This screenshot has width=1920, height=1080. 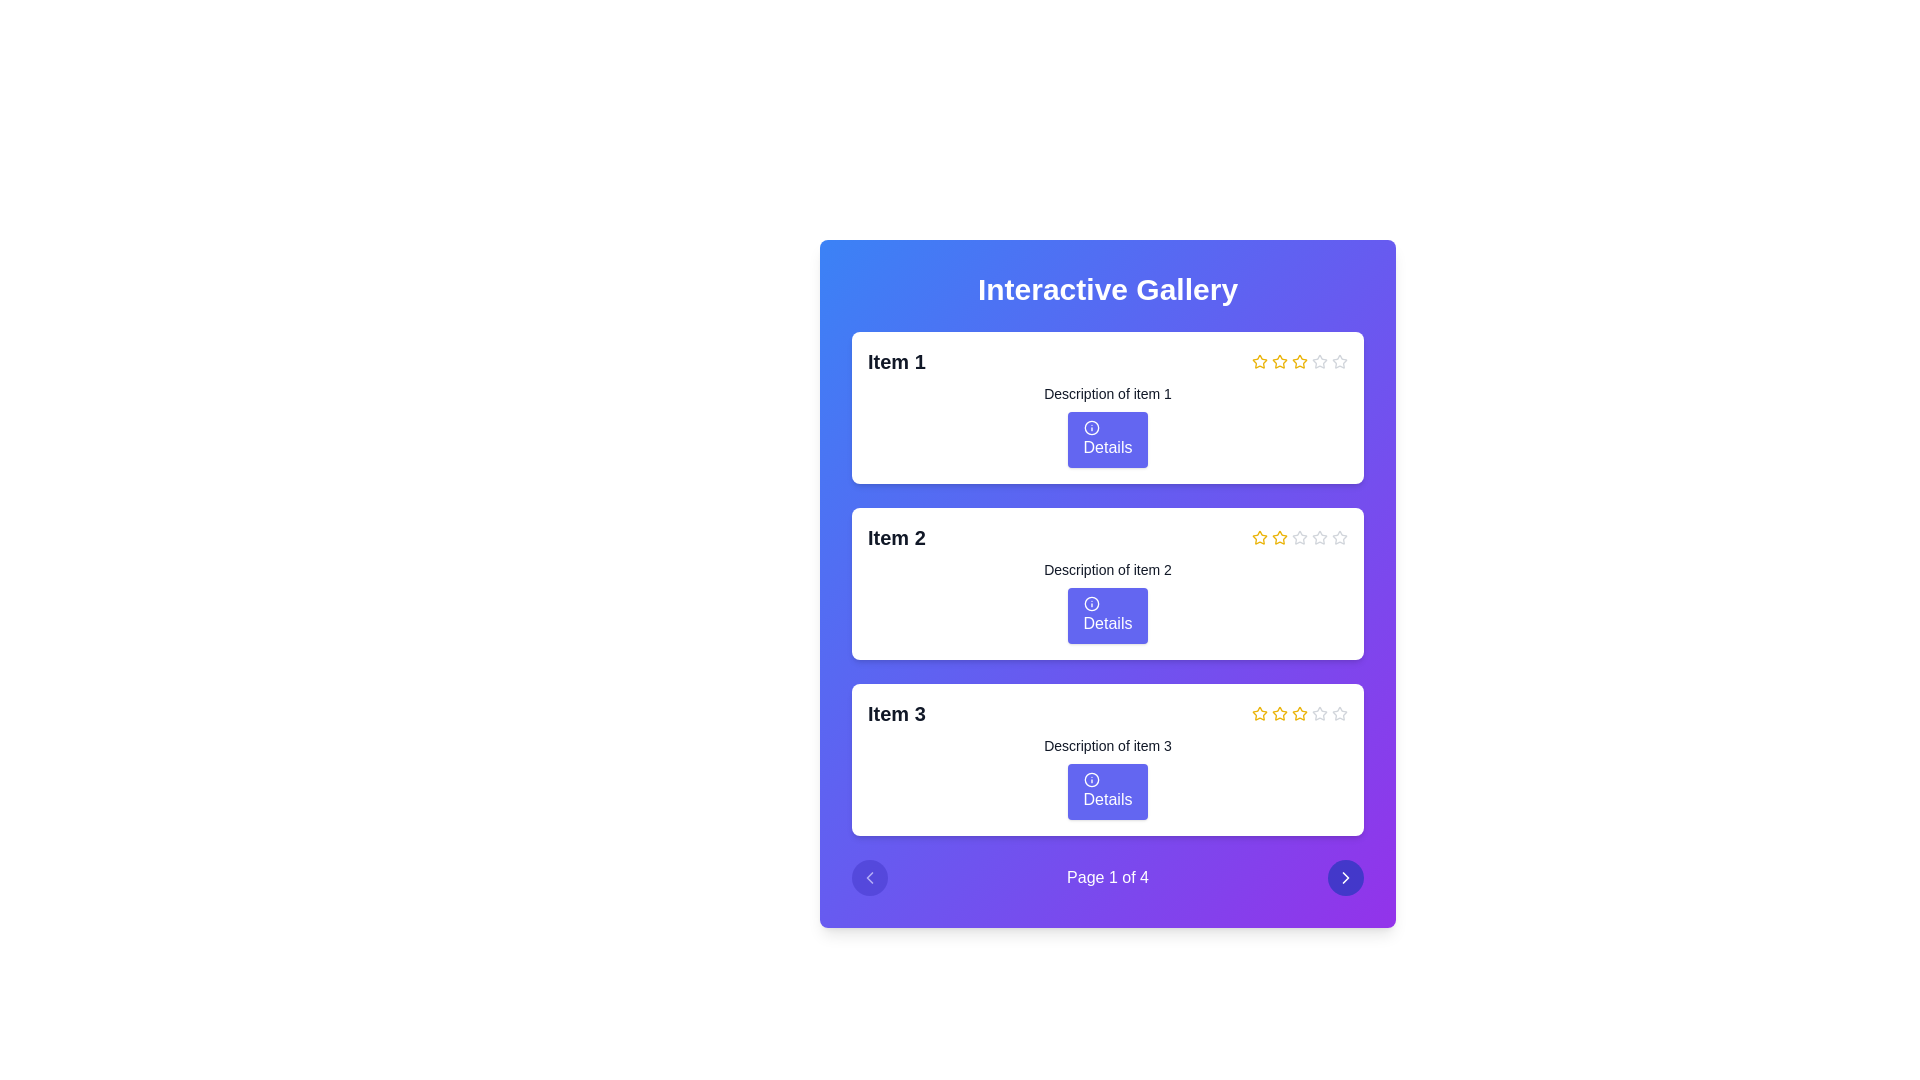 What do you see at coordinates (1300, 712) in the screenshot?
I see `the second yellow star-shaped icon in the rating section, which is the third item box, to indicate a rating action` at bounding box center [1300, 712].